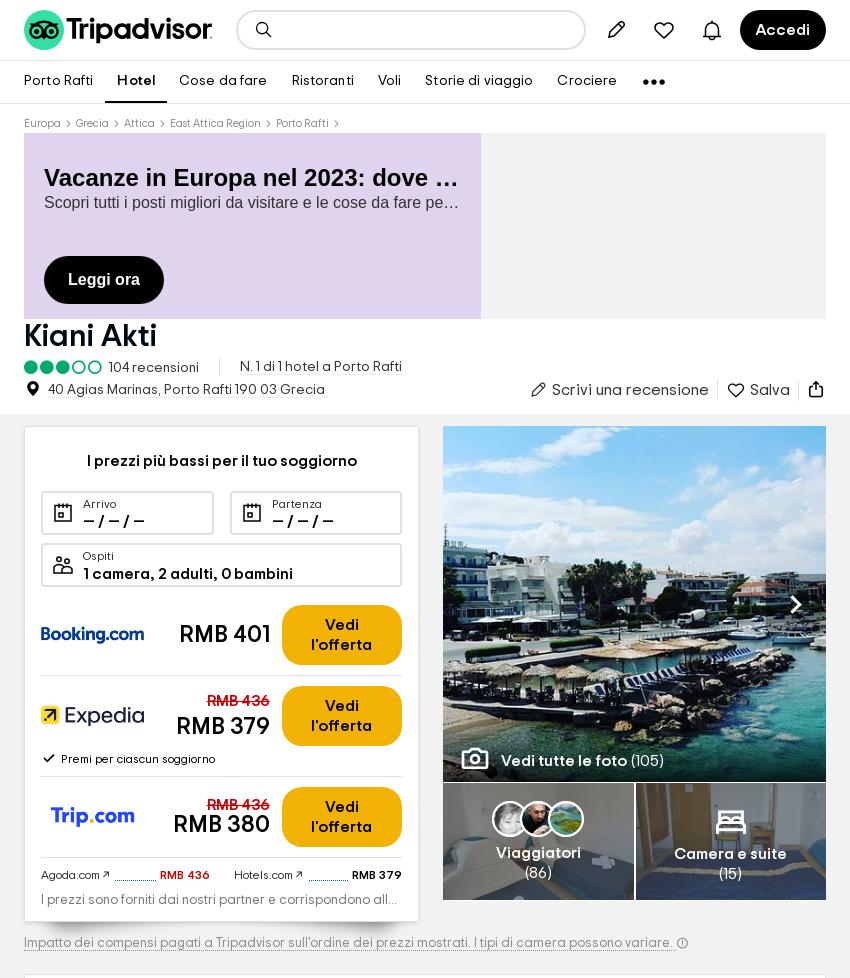 This screenshot has width=850, height=978. Describe the element at coordinates (536, 851) in the screenshot. I see `'Viaggiatori'` at that location.